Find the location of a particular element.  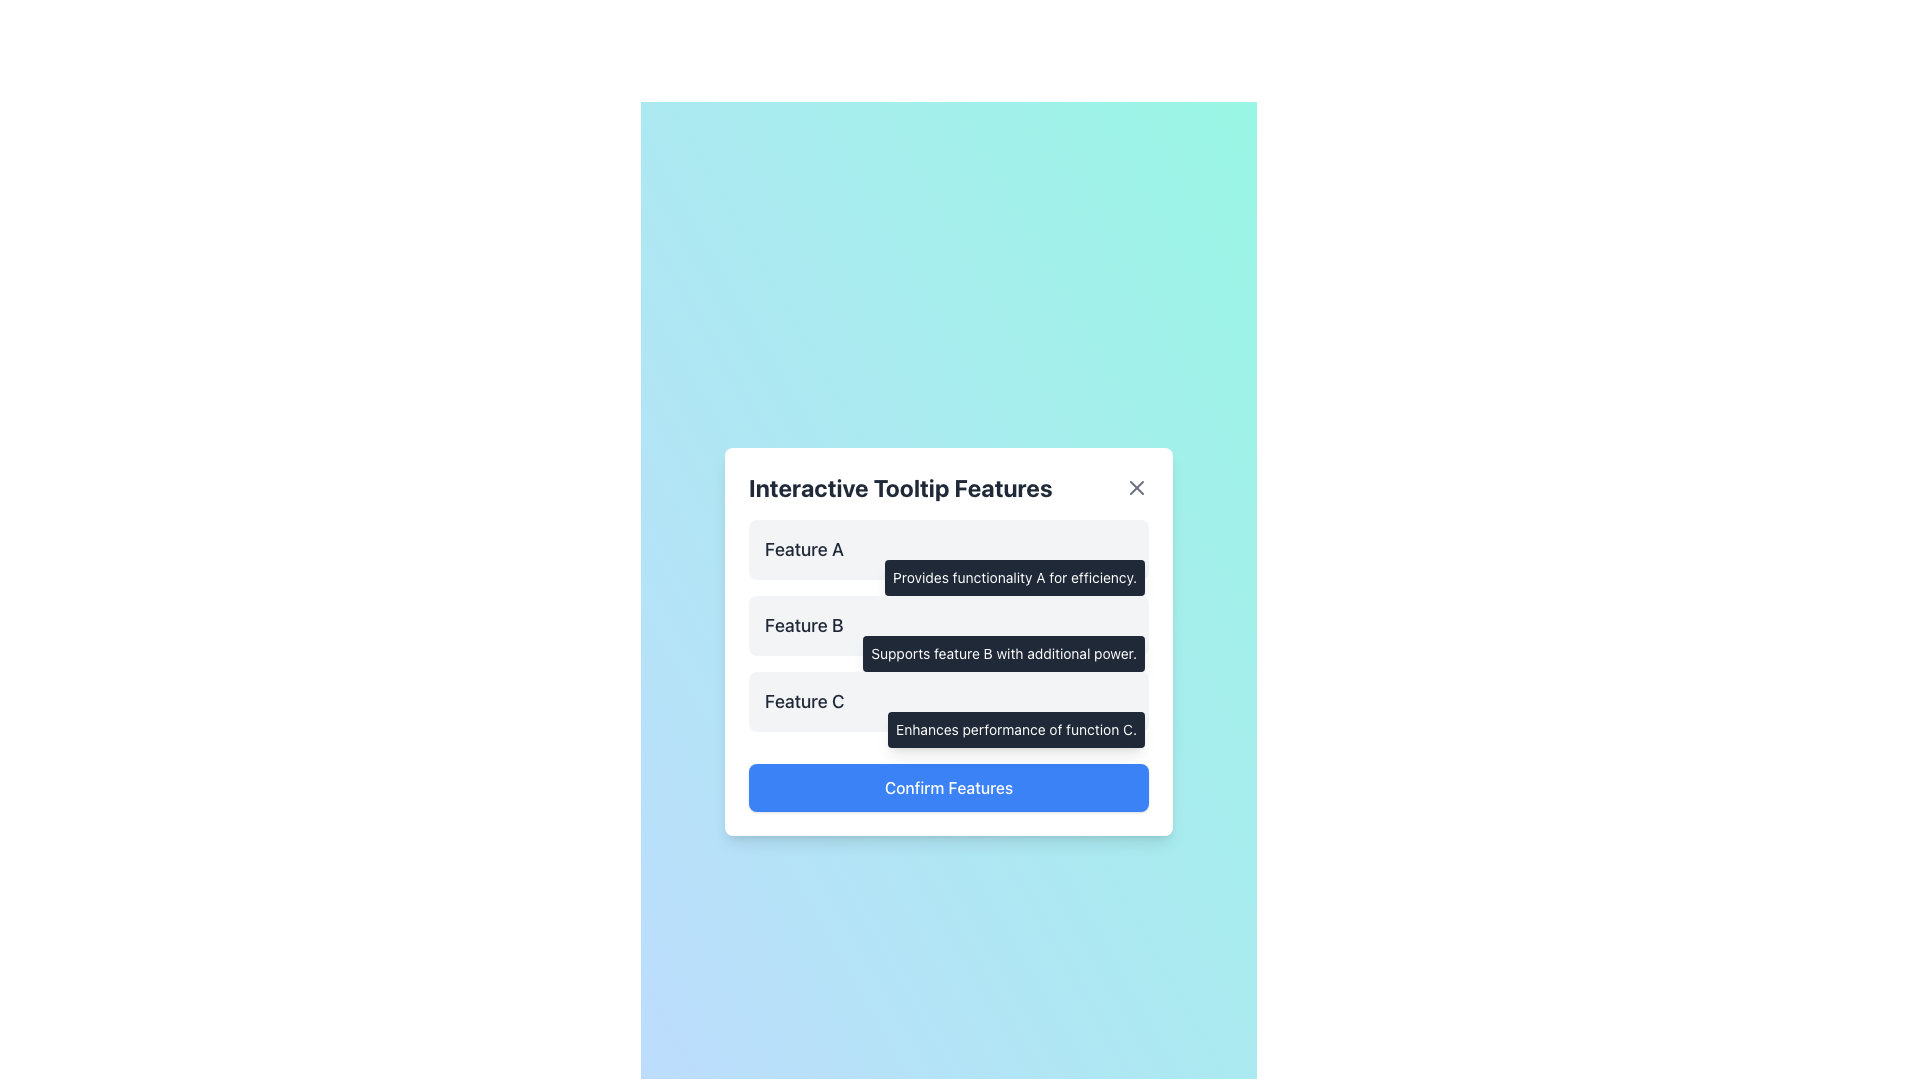

the static text element titled 'Interactive Tooltip Features', which is a bold, dark gray font header located at the top of a modal dialog box is located at coordinates (899, 488).